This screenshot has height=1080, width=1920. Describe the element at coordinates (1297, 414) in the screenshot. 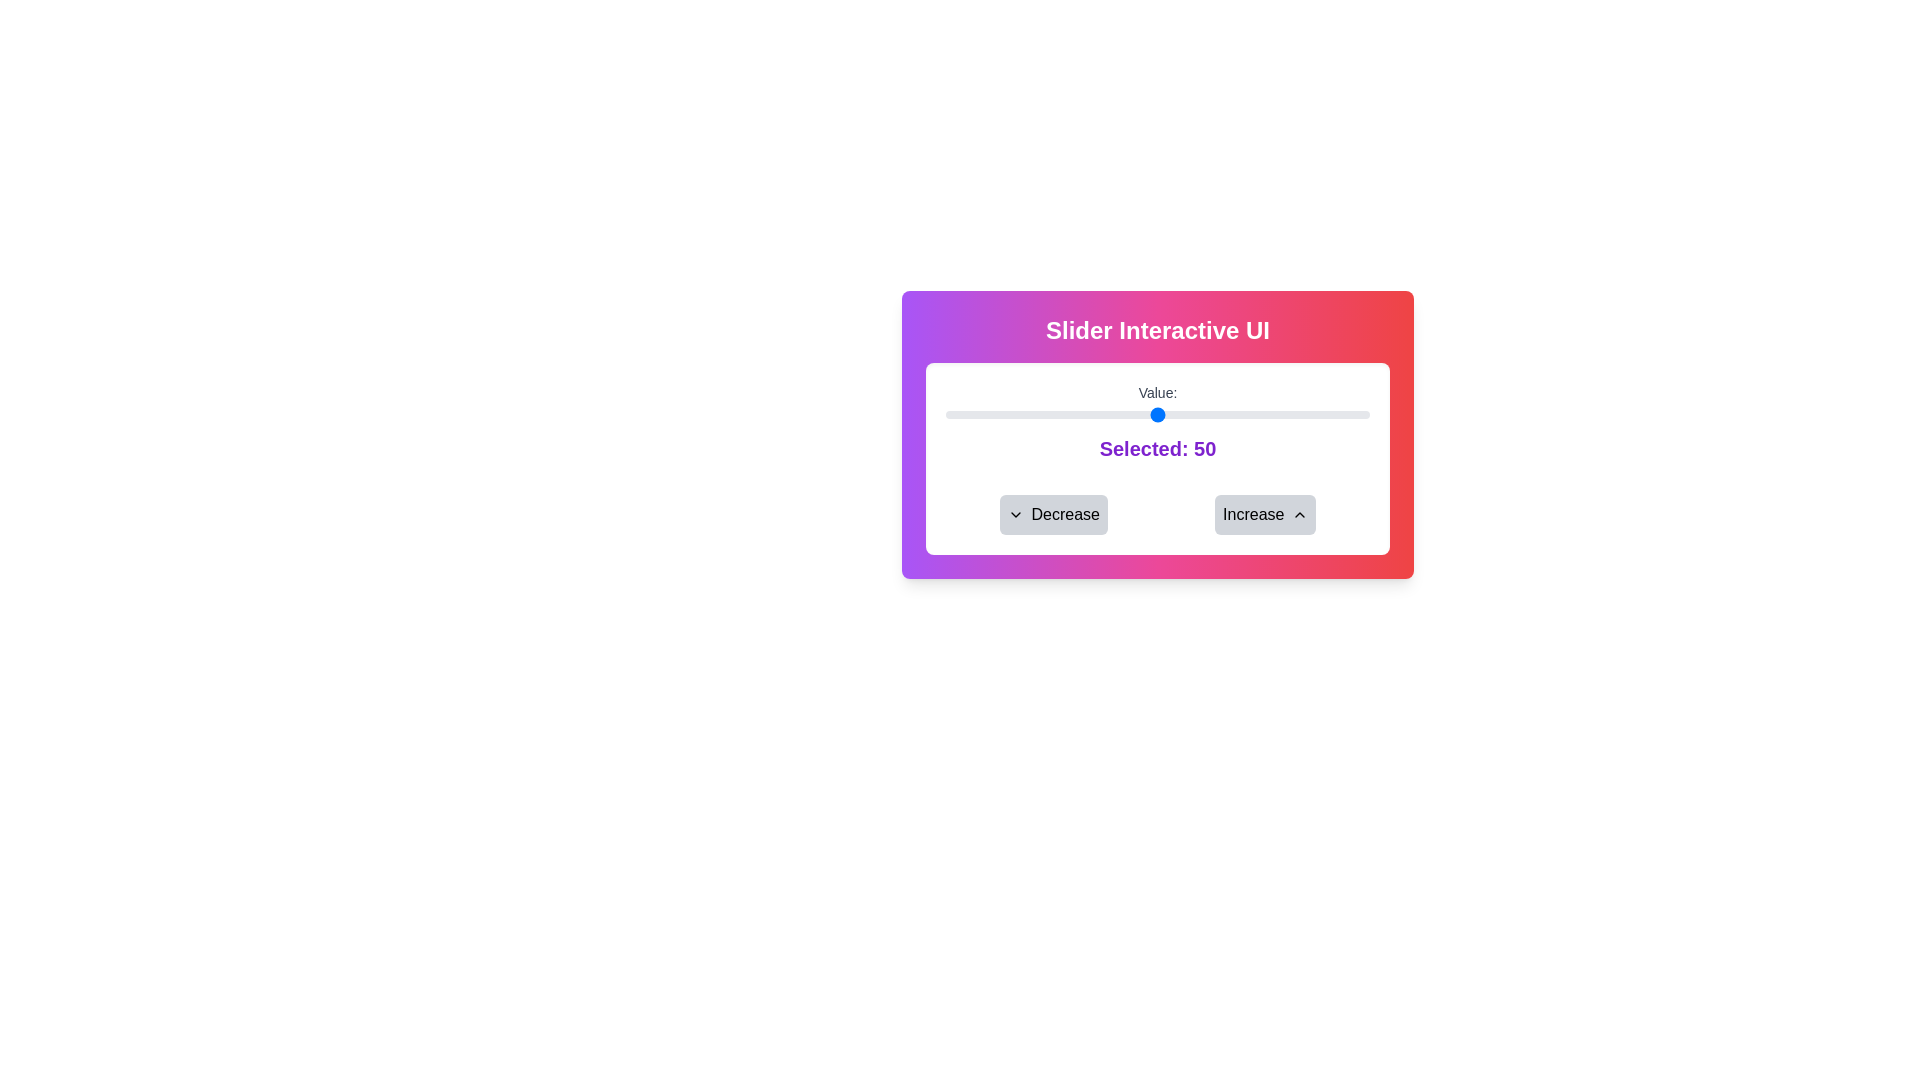

I see `the slider value` at that location.